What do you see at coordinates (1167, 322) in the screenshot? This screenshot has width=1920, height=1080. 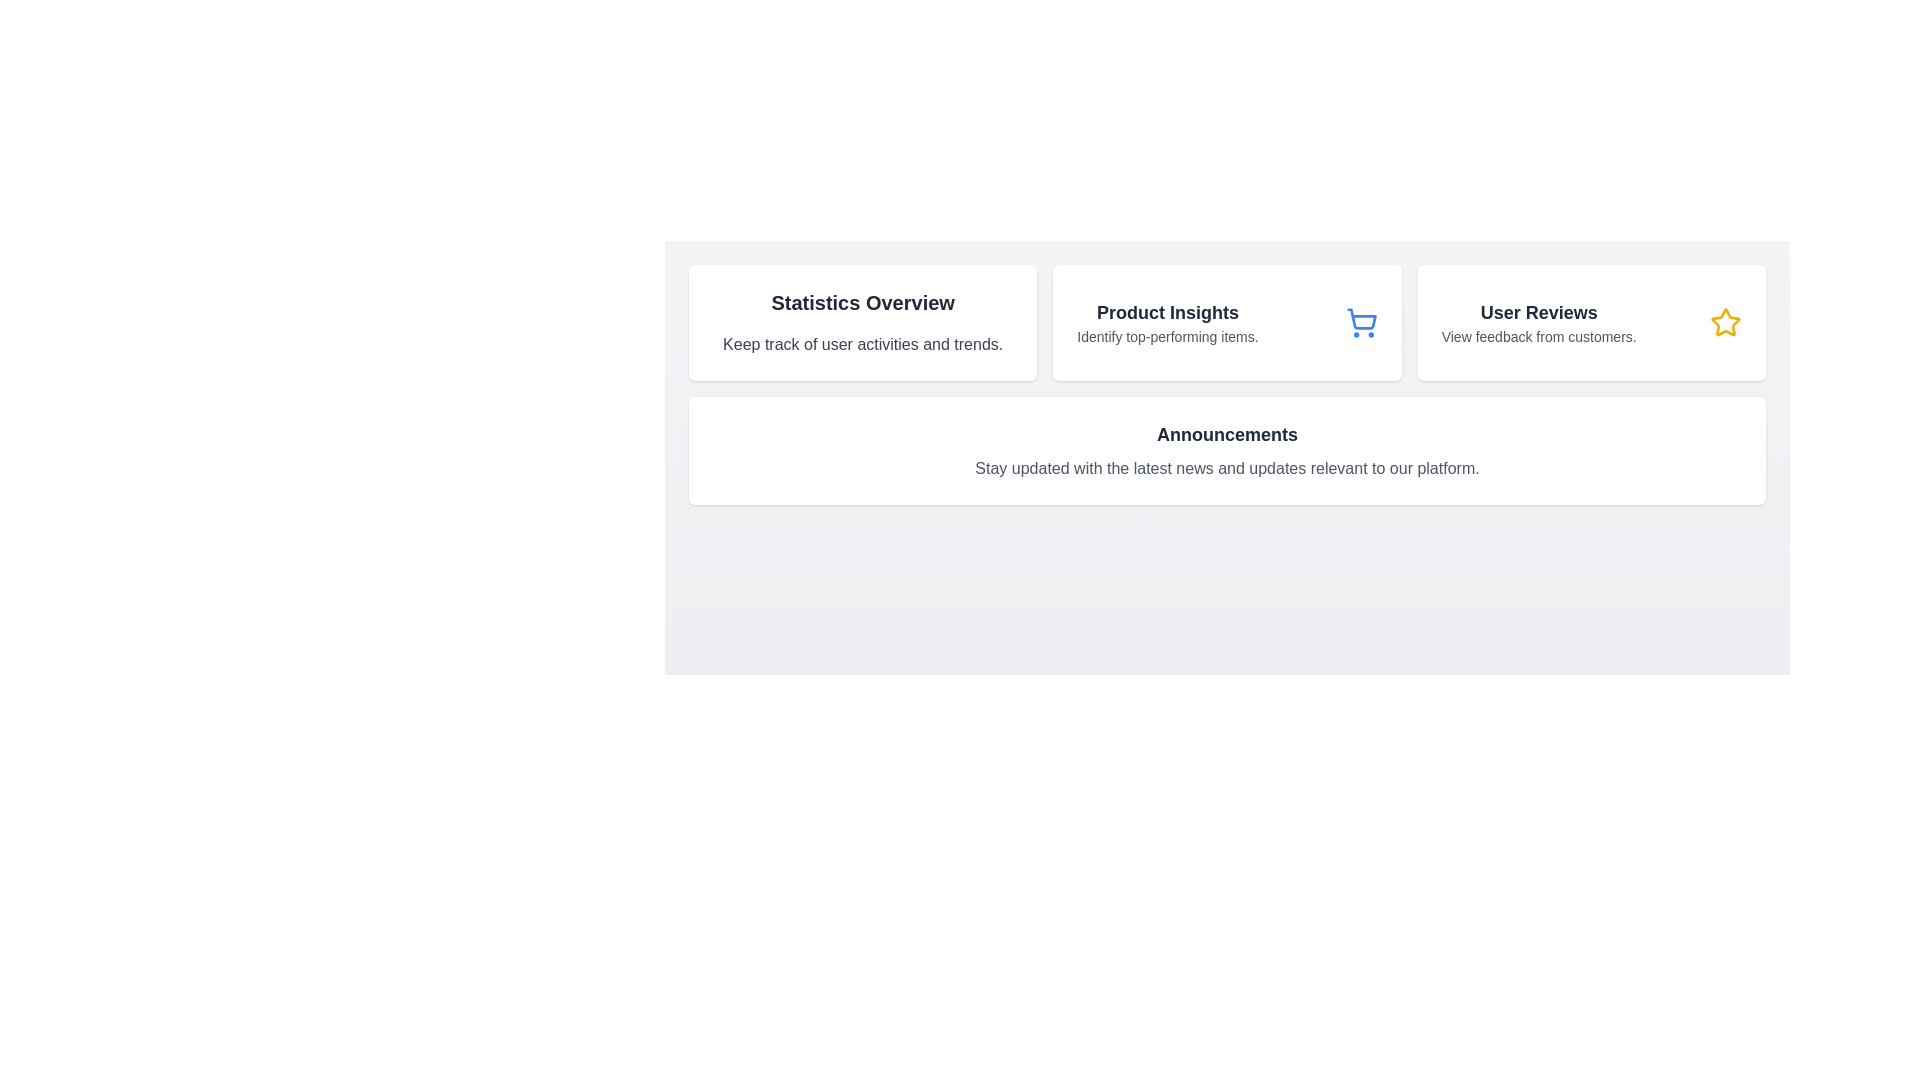 I see `informative text block titled 'Product Insights', which contains the heading and the description 'Identify top-performing items.'` at bounding box center [1167, 322].